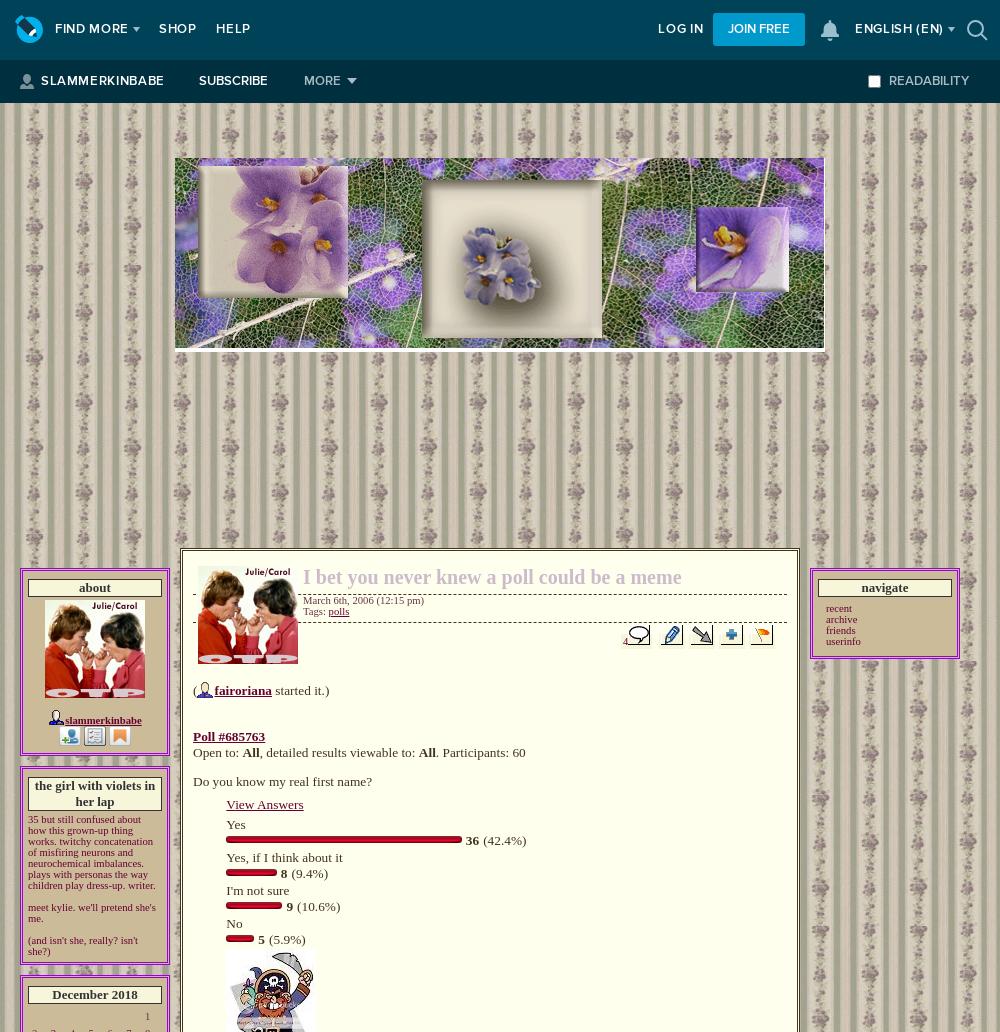 The height and width of the screenshot is (1032, 1000). What do you see at coordinates (147, 1015) in the screenshot?
I see `'1'` at bounding box center [147, 1015].